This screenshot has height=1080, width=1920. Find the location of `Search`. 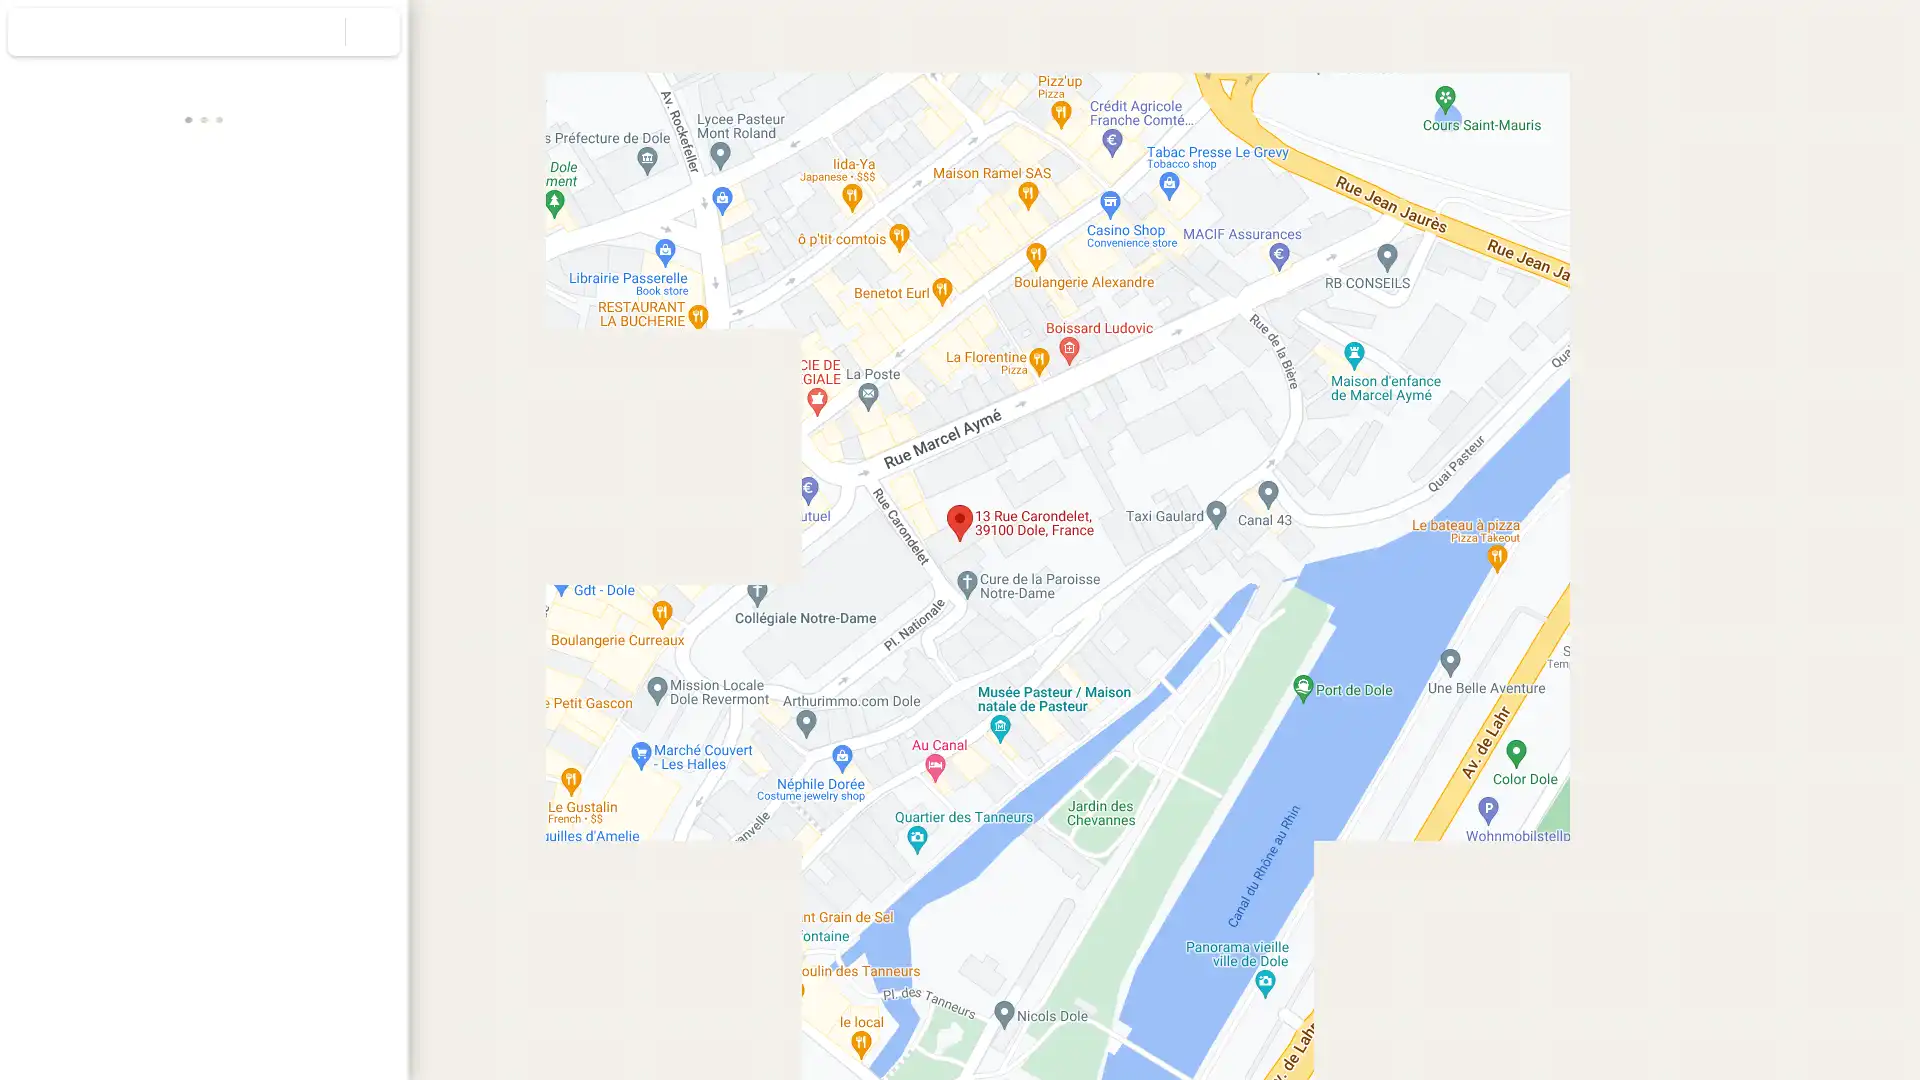

Search is located at coordinates (317, 31).